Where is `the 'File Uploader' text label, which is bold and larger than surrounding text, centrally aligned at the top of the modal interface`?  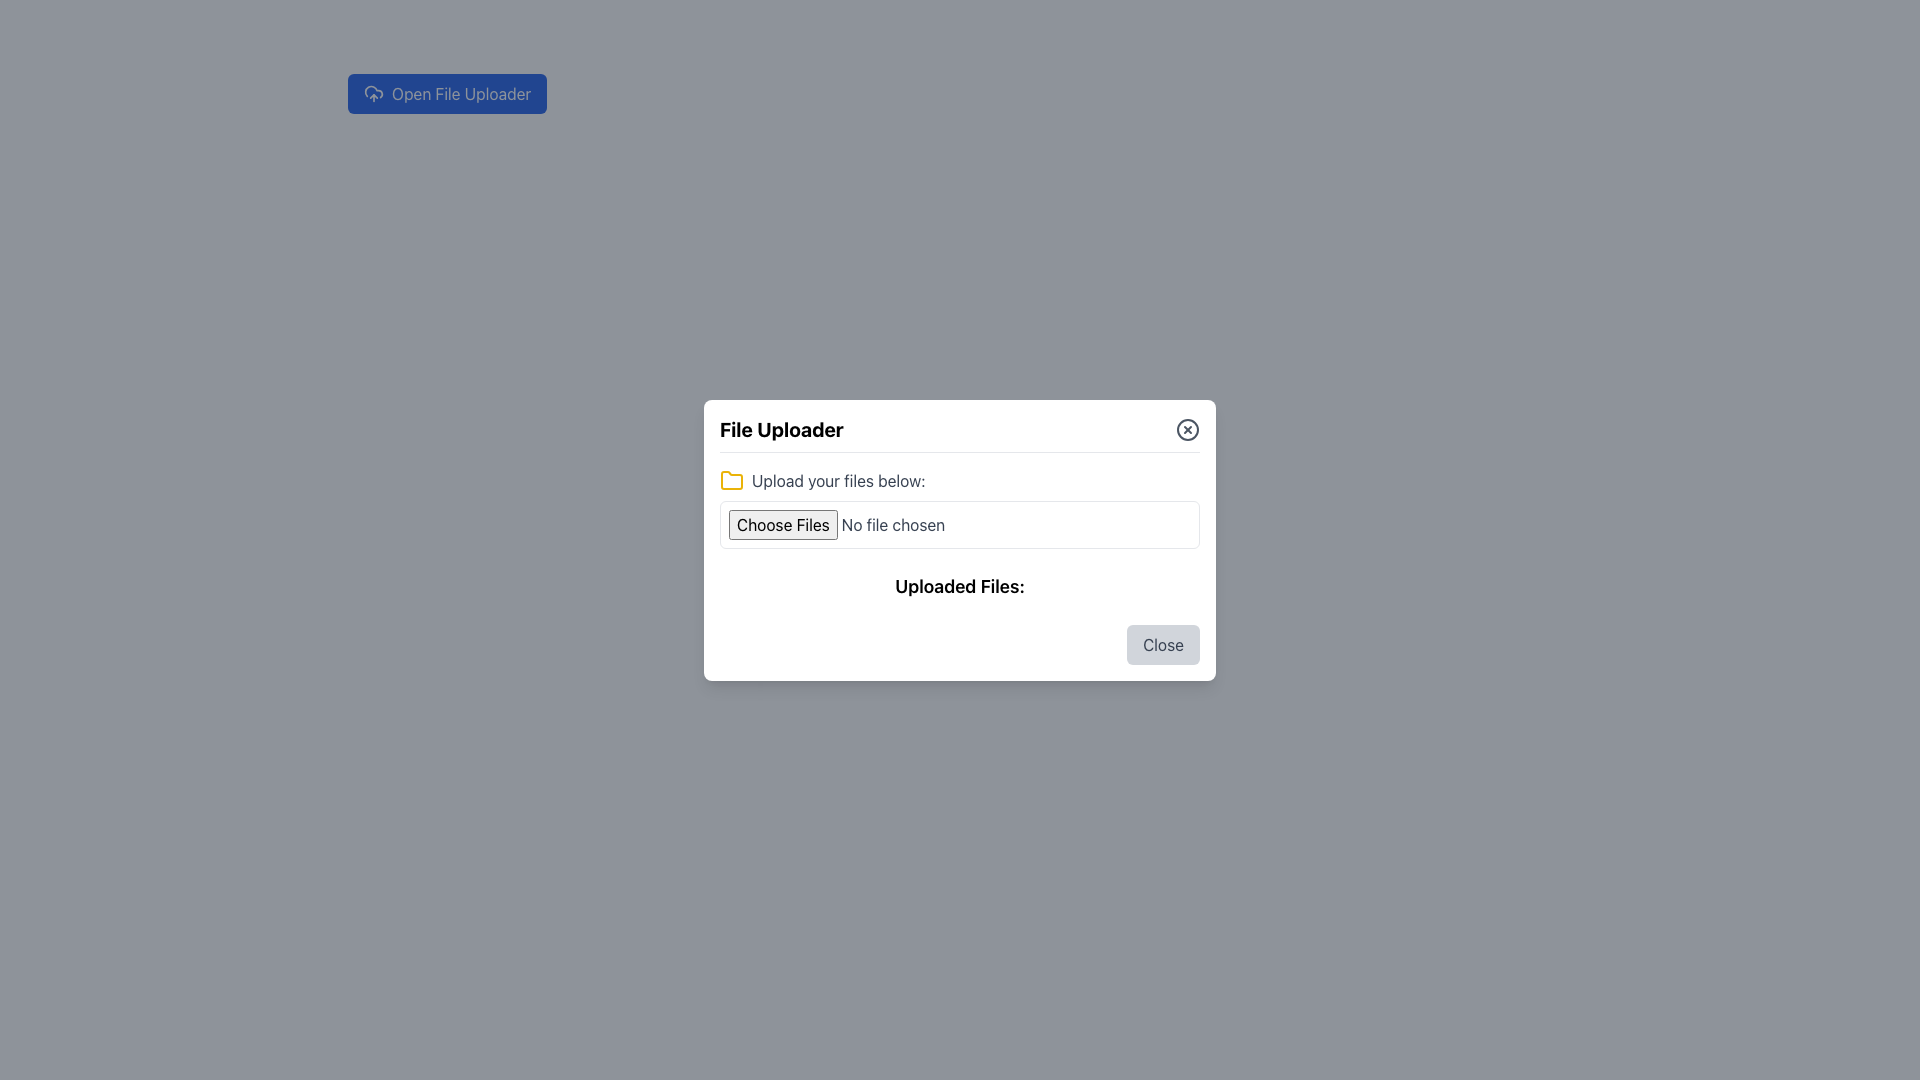 the 'File Uploader' text label, which is bold and larger than surrounding text, centrally aligned at the top of the modal interface is located at coordinates (780, 428).